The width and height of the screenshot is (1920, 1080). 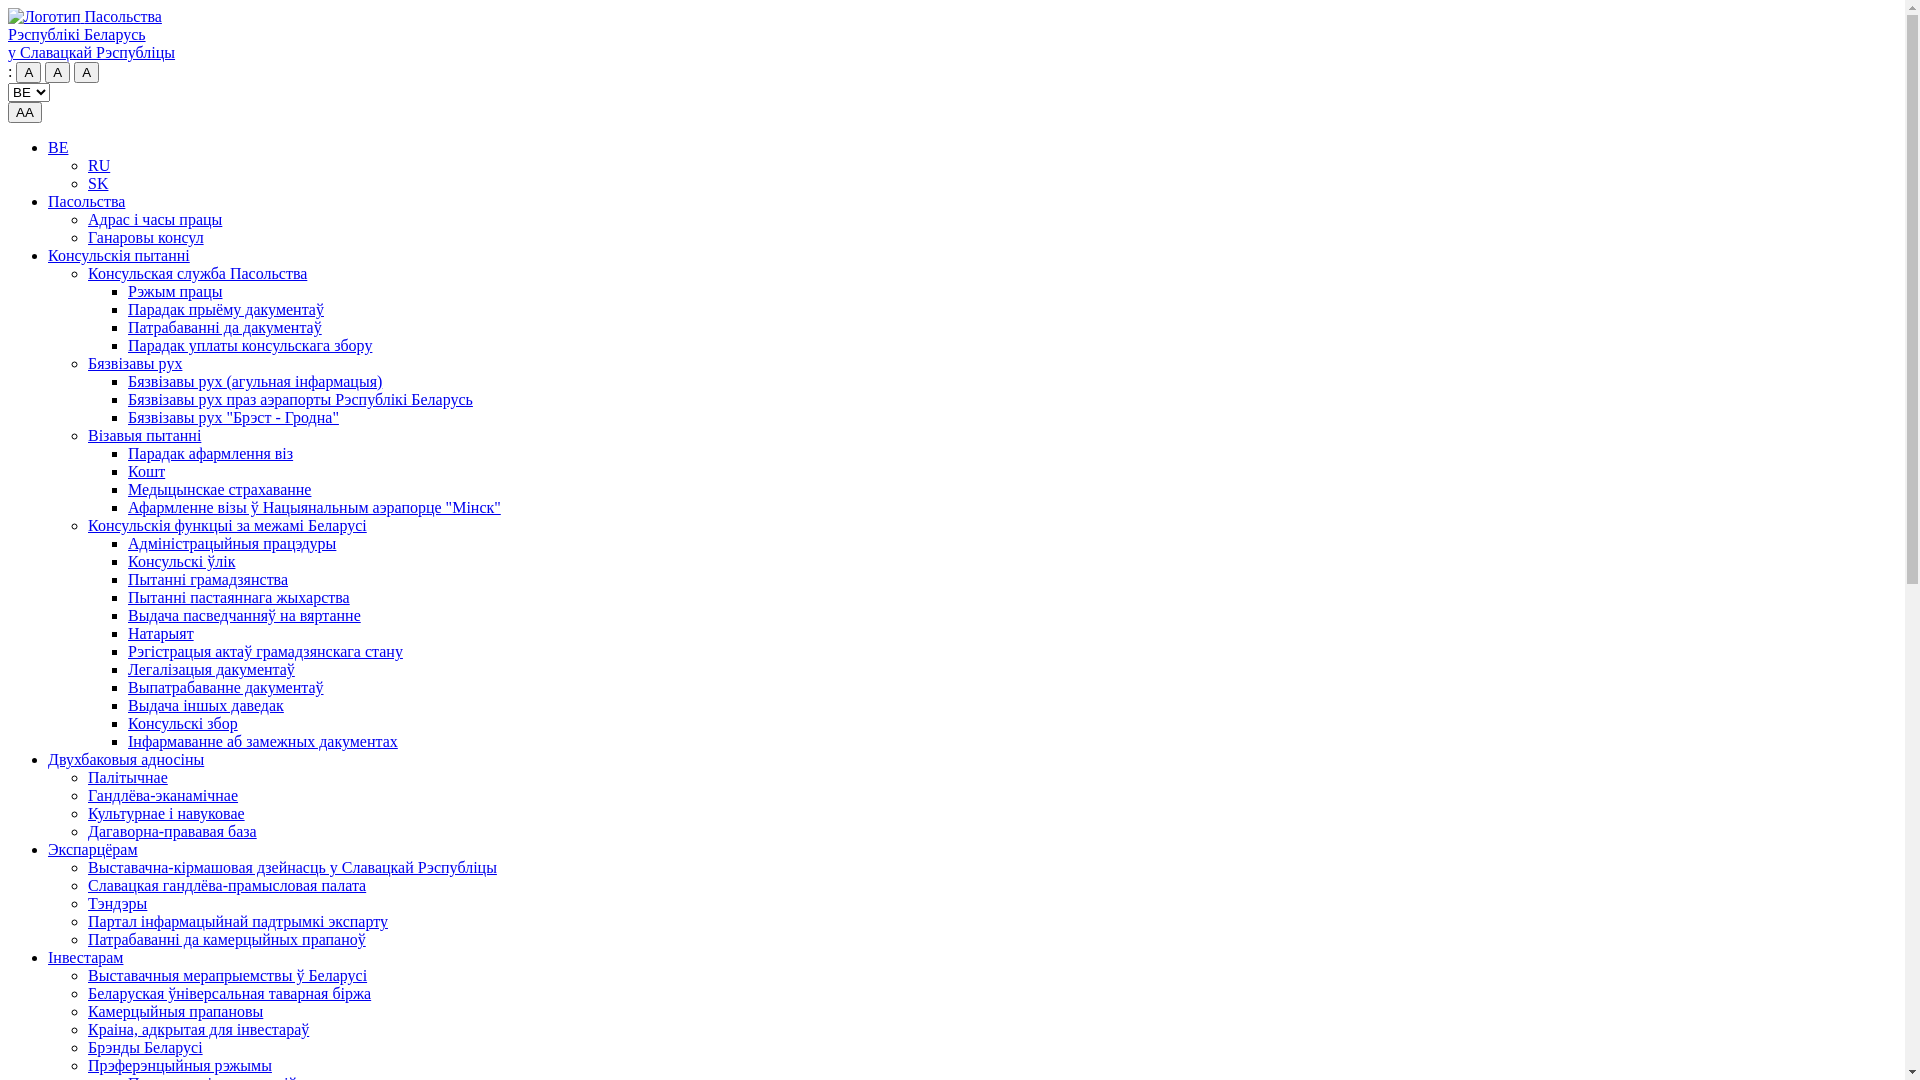 I want to click on 'A', so click(x=28, y=71).